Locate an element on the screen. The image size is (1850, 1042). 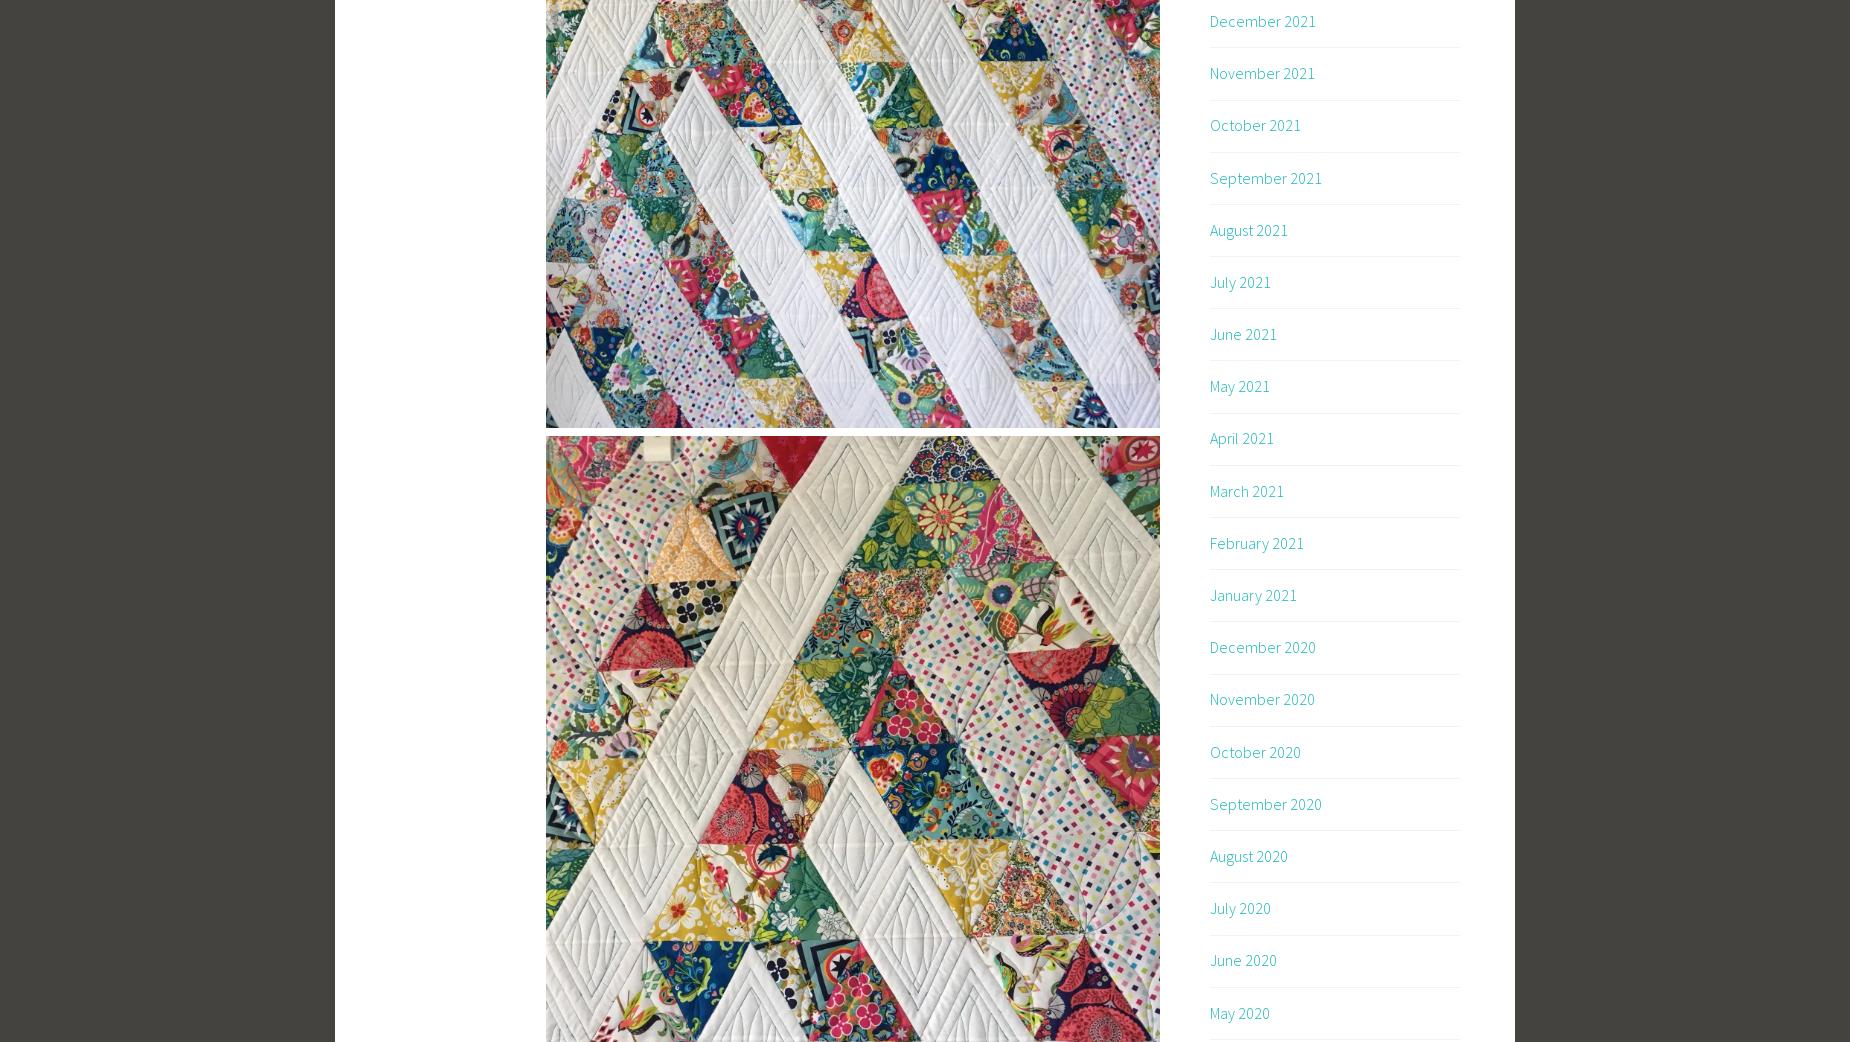
'July 2021' is located at coordinates (1239, 281).